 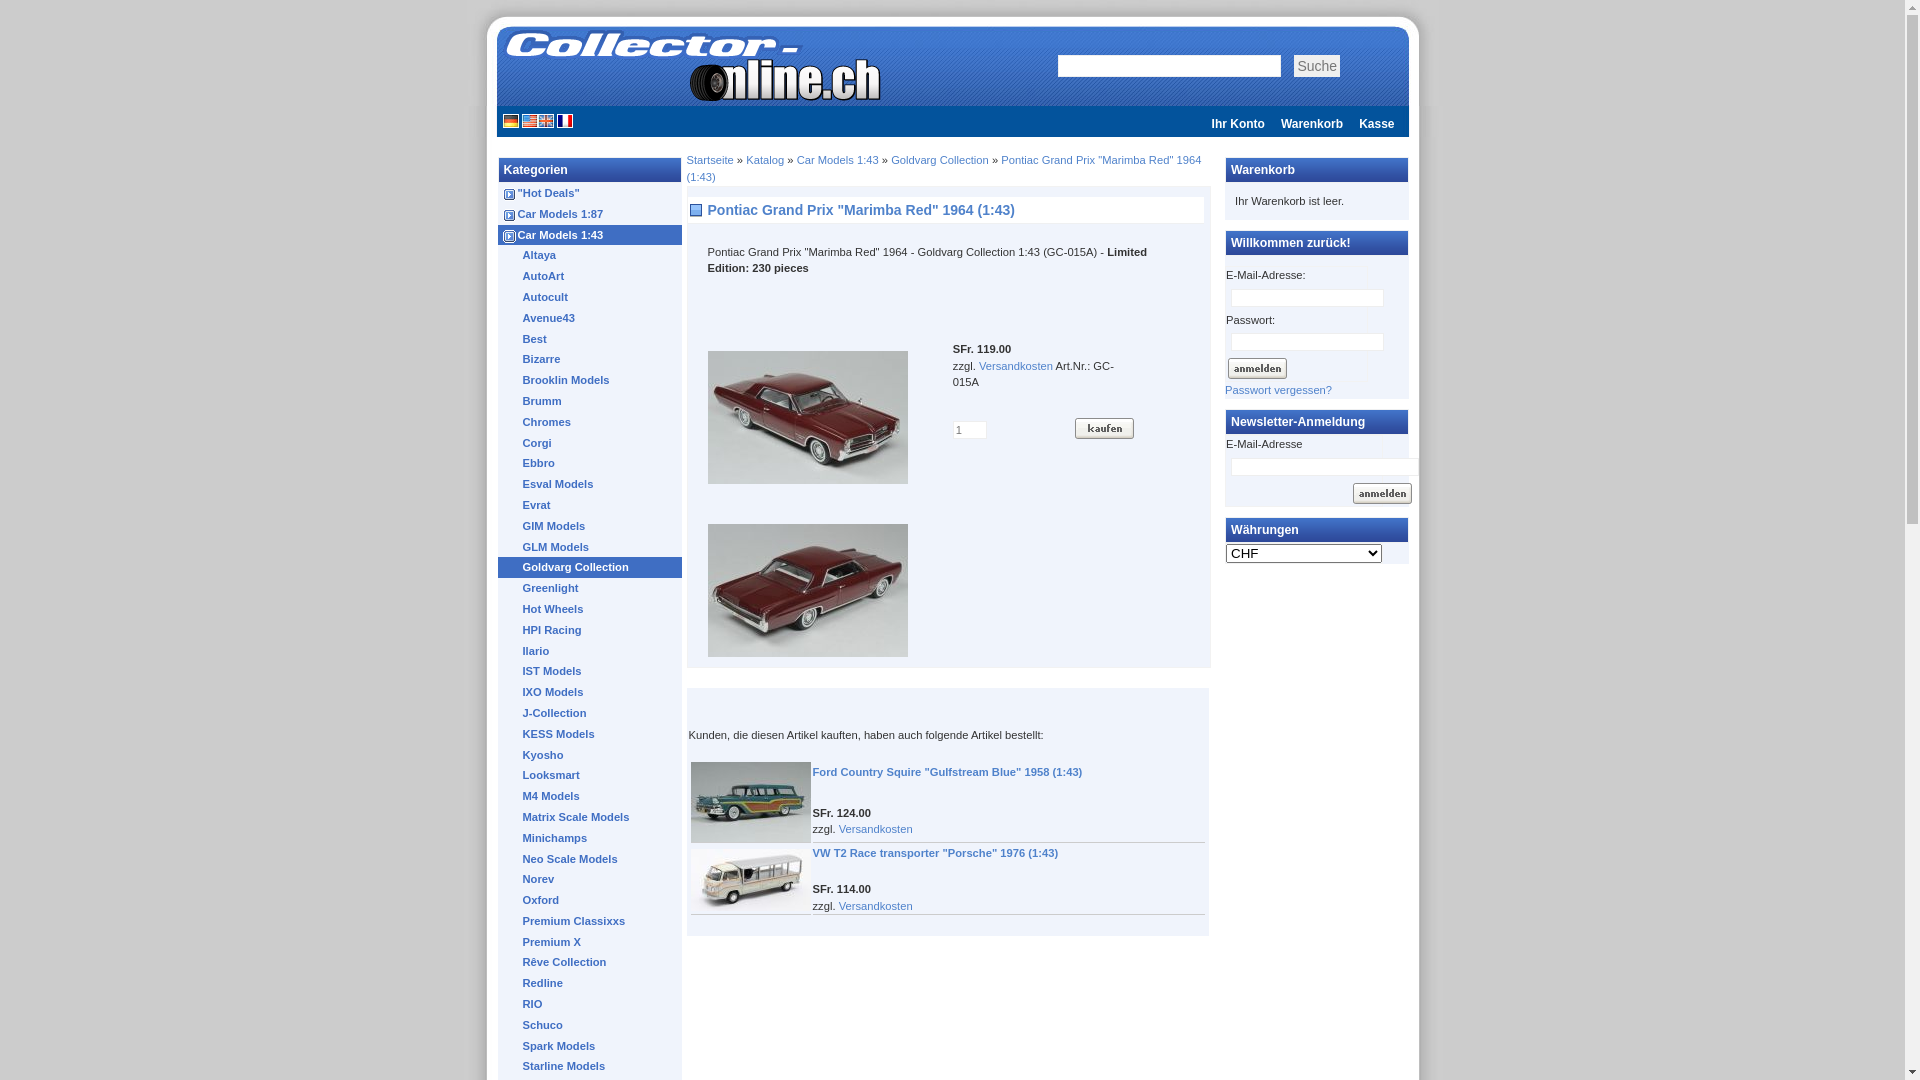 What do you see at coordinates (592, 358) in the screenshot?
I see `'Bizarre'` at bounding box center [592, 358].